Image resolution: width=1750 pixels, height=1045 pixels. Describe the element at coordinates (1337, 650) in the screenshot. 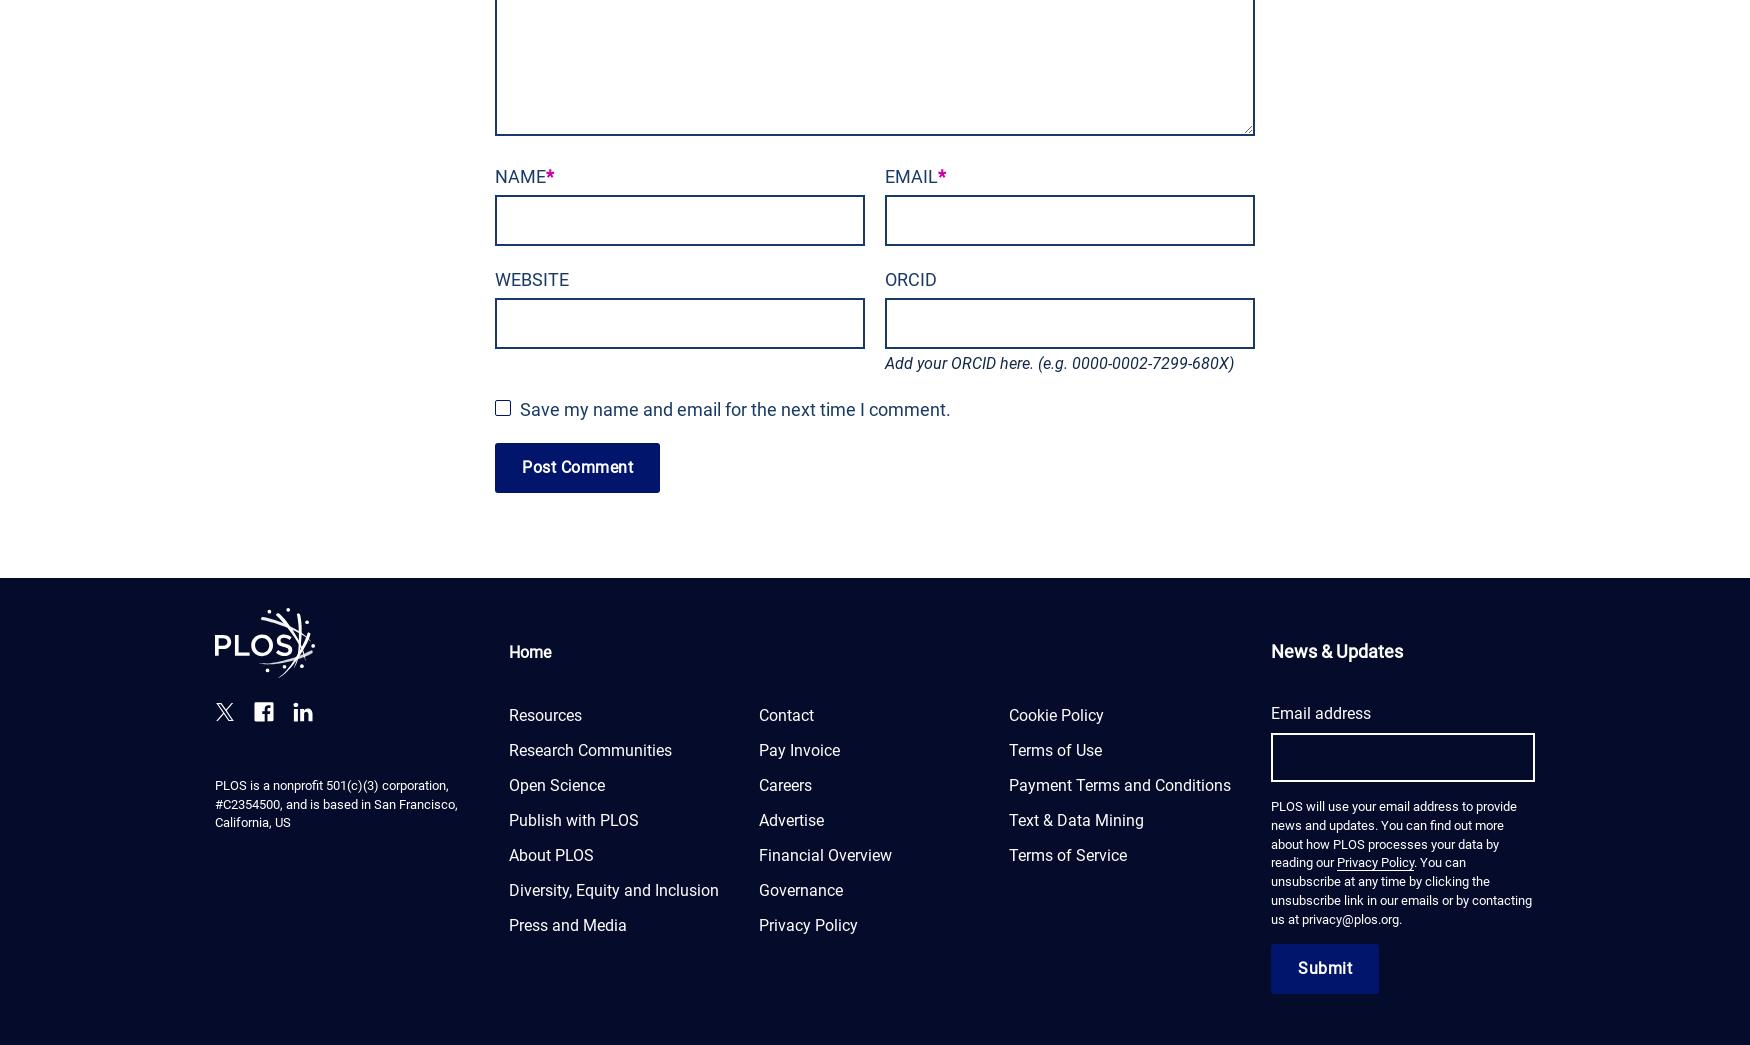

I see `'News & Updates'` at that location.